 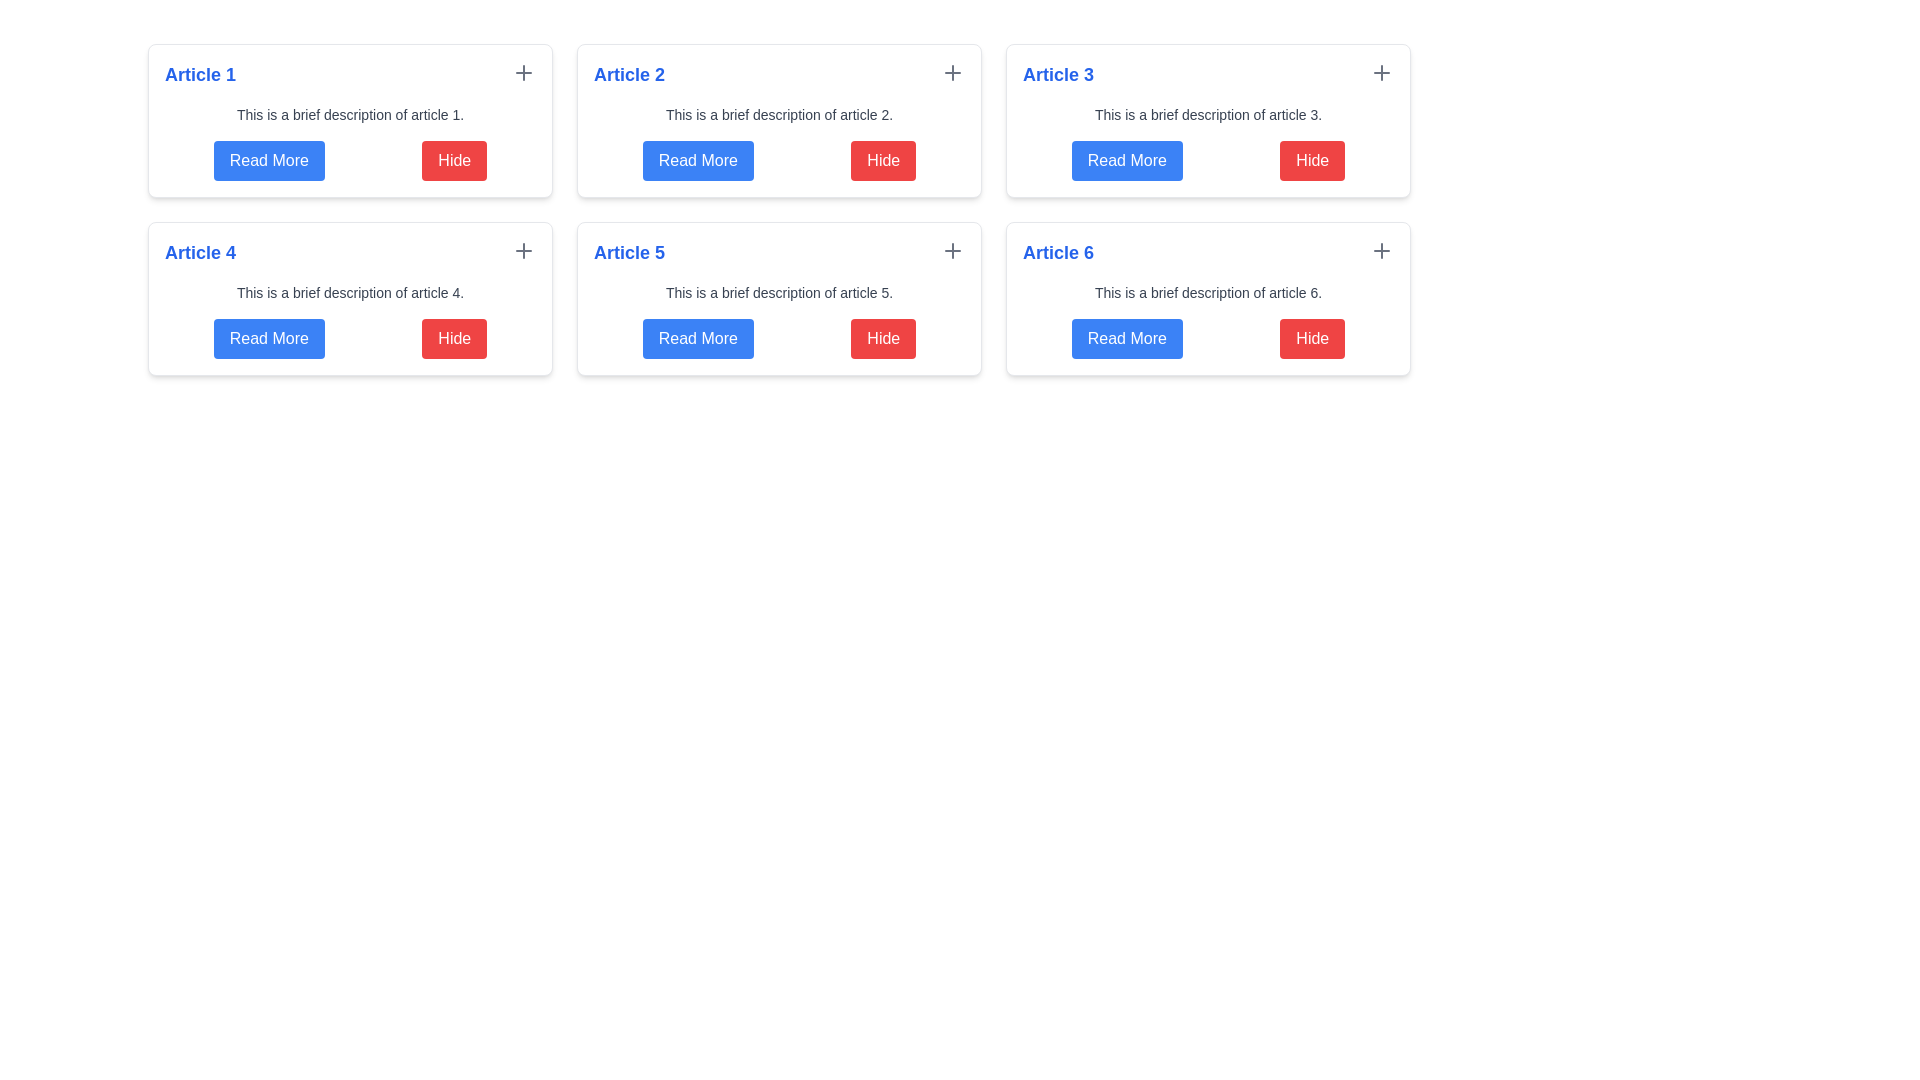 What do you see at coordinates (1057, 73) in the screenshot?
I see `the text label displaying 'Article 3', which is styled in bold, large blue font and positioned at the top-left of its card in a grid layout` at bounding box center [1057, 73].